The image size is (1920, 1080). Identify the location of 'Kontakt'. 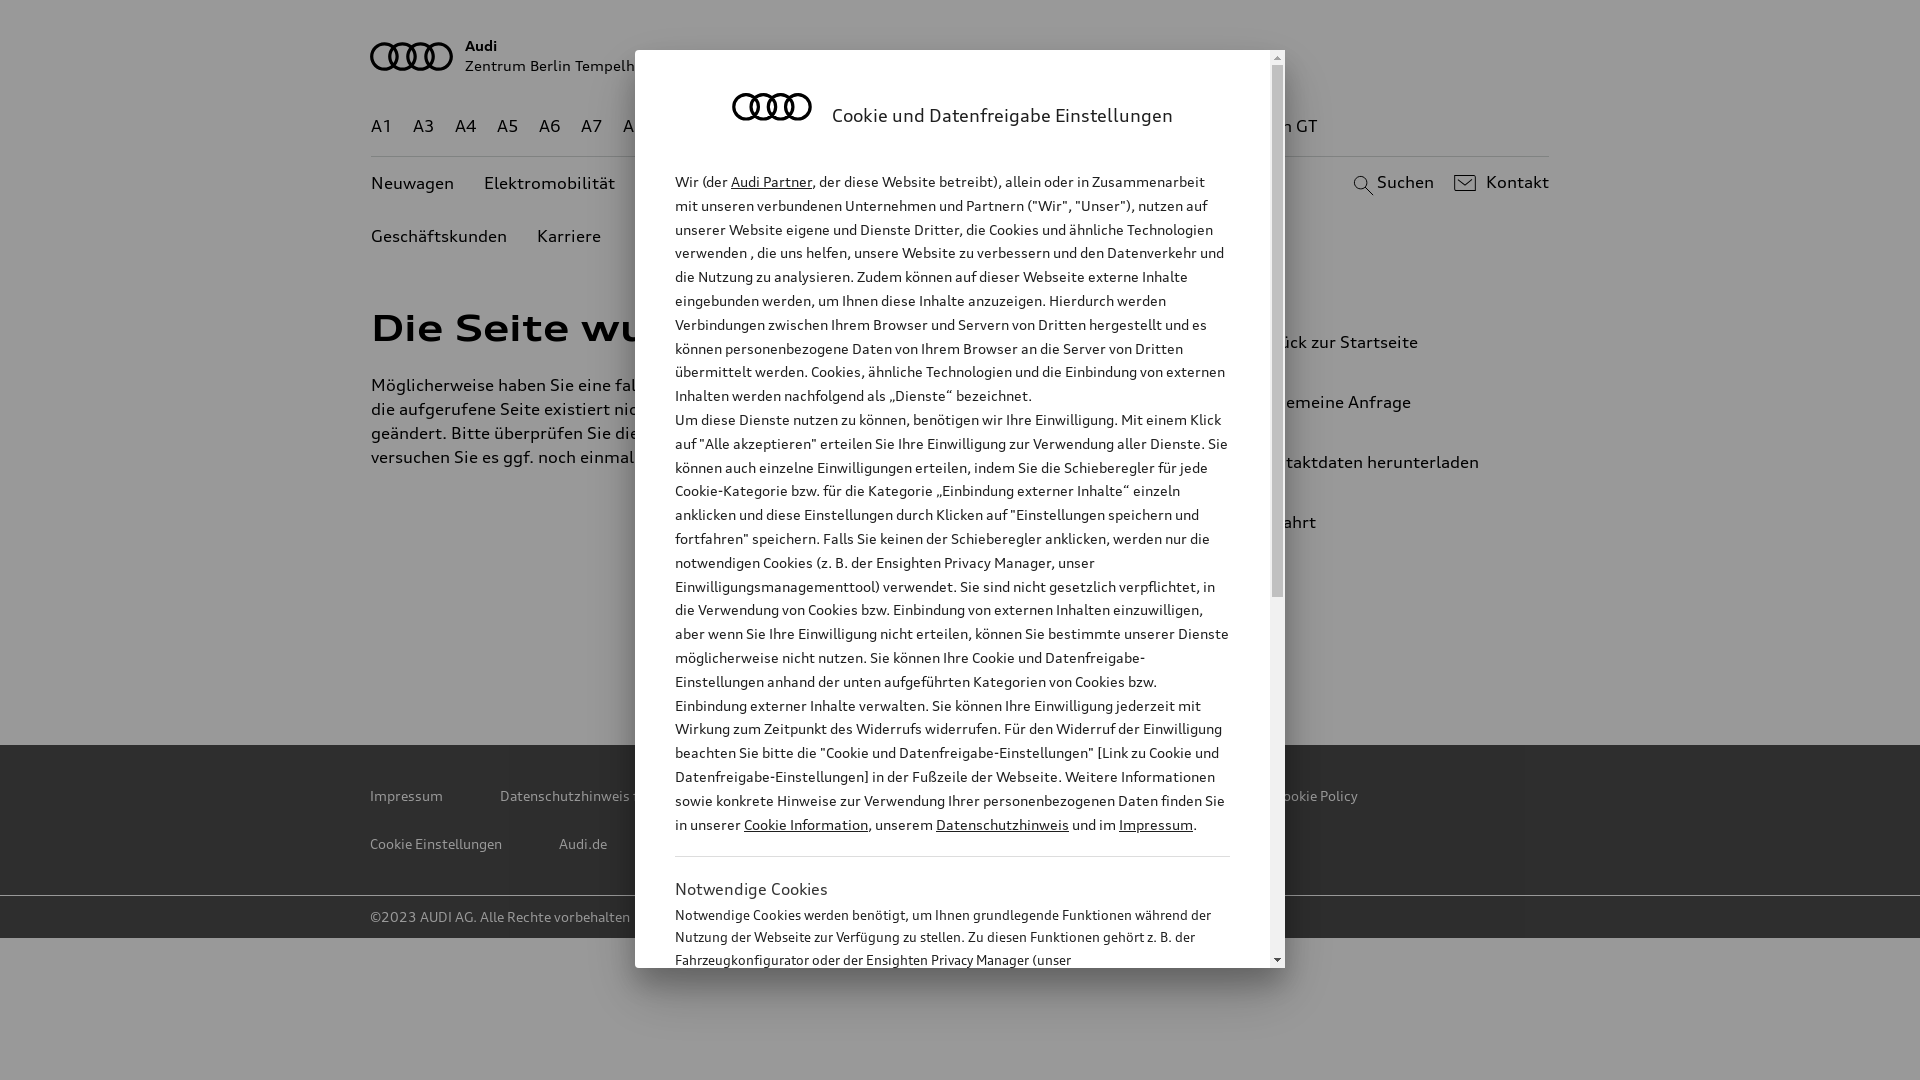
(1498, 182).